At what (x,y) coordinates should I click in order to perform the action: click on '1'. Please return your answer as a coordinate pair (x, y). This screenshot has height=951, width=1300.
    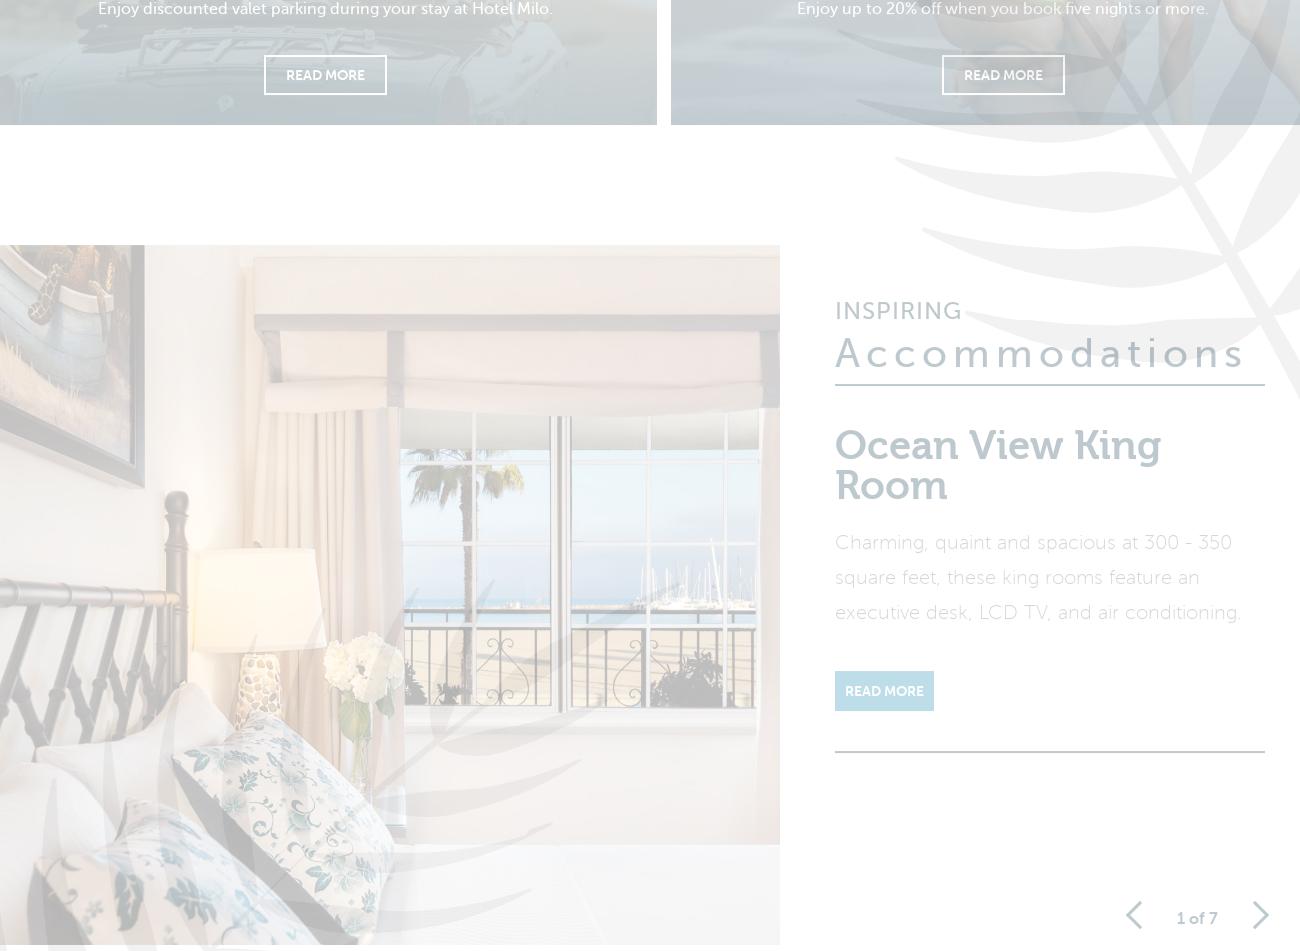
    Looking at the image, I should click on (1180, 930).